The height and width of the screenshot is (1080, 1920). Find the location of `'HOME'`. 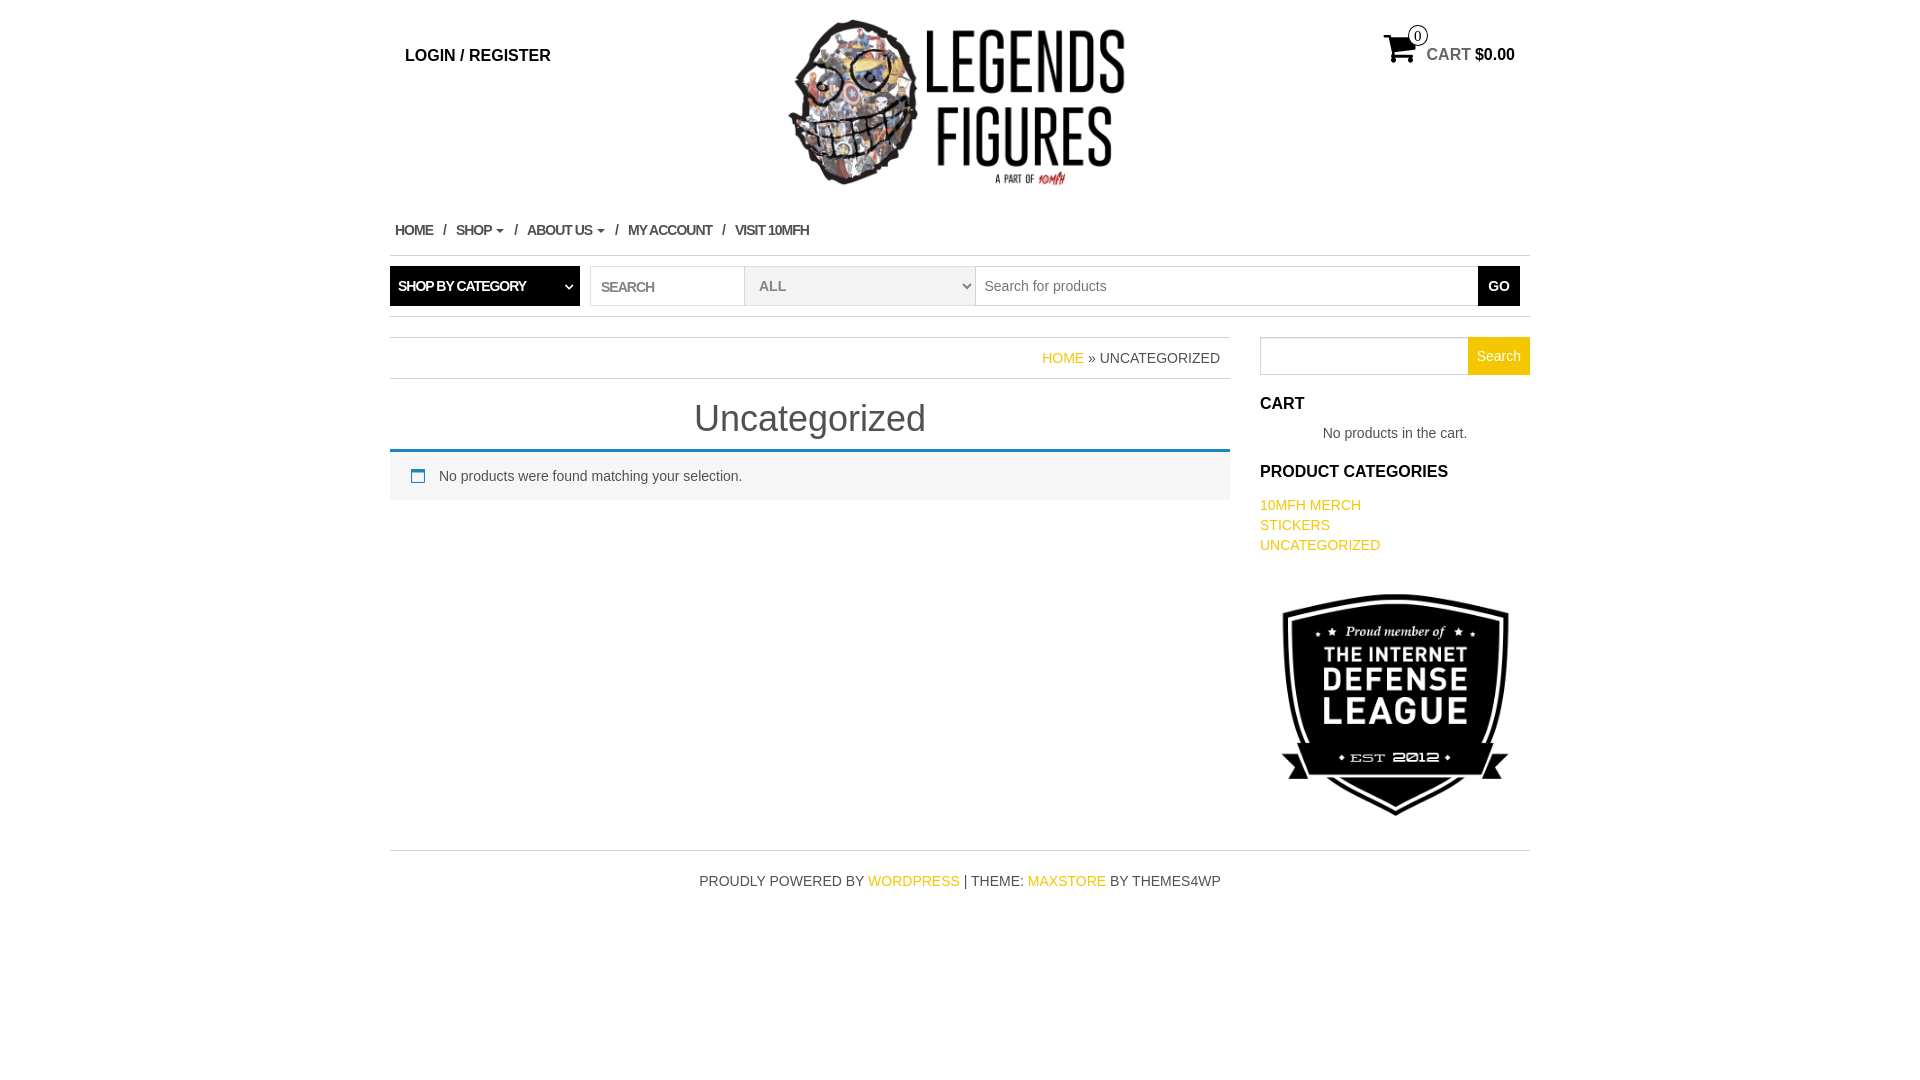

'HOME' is located at coordinates (419, 229).